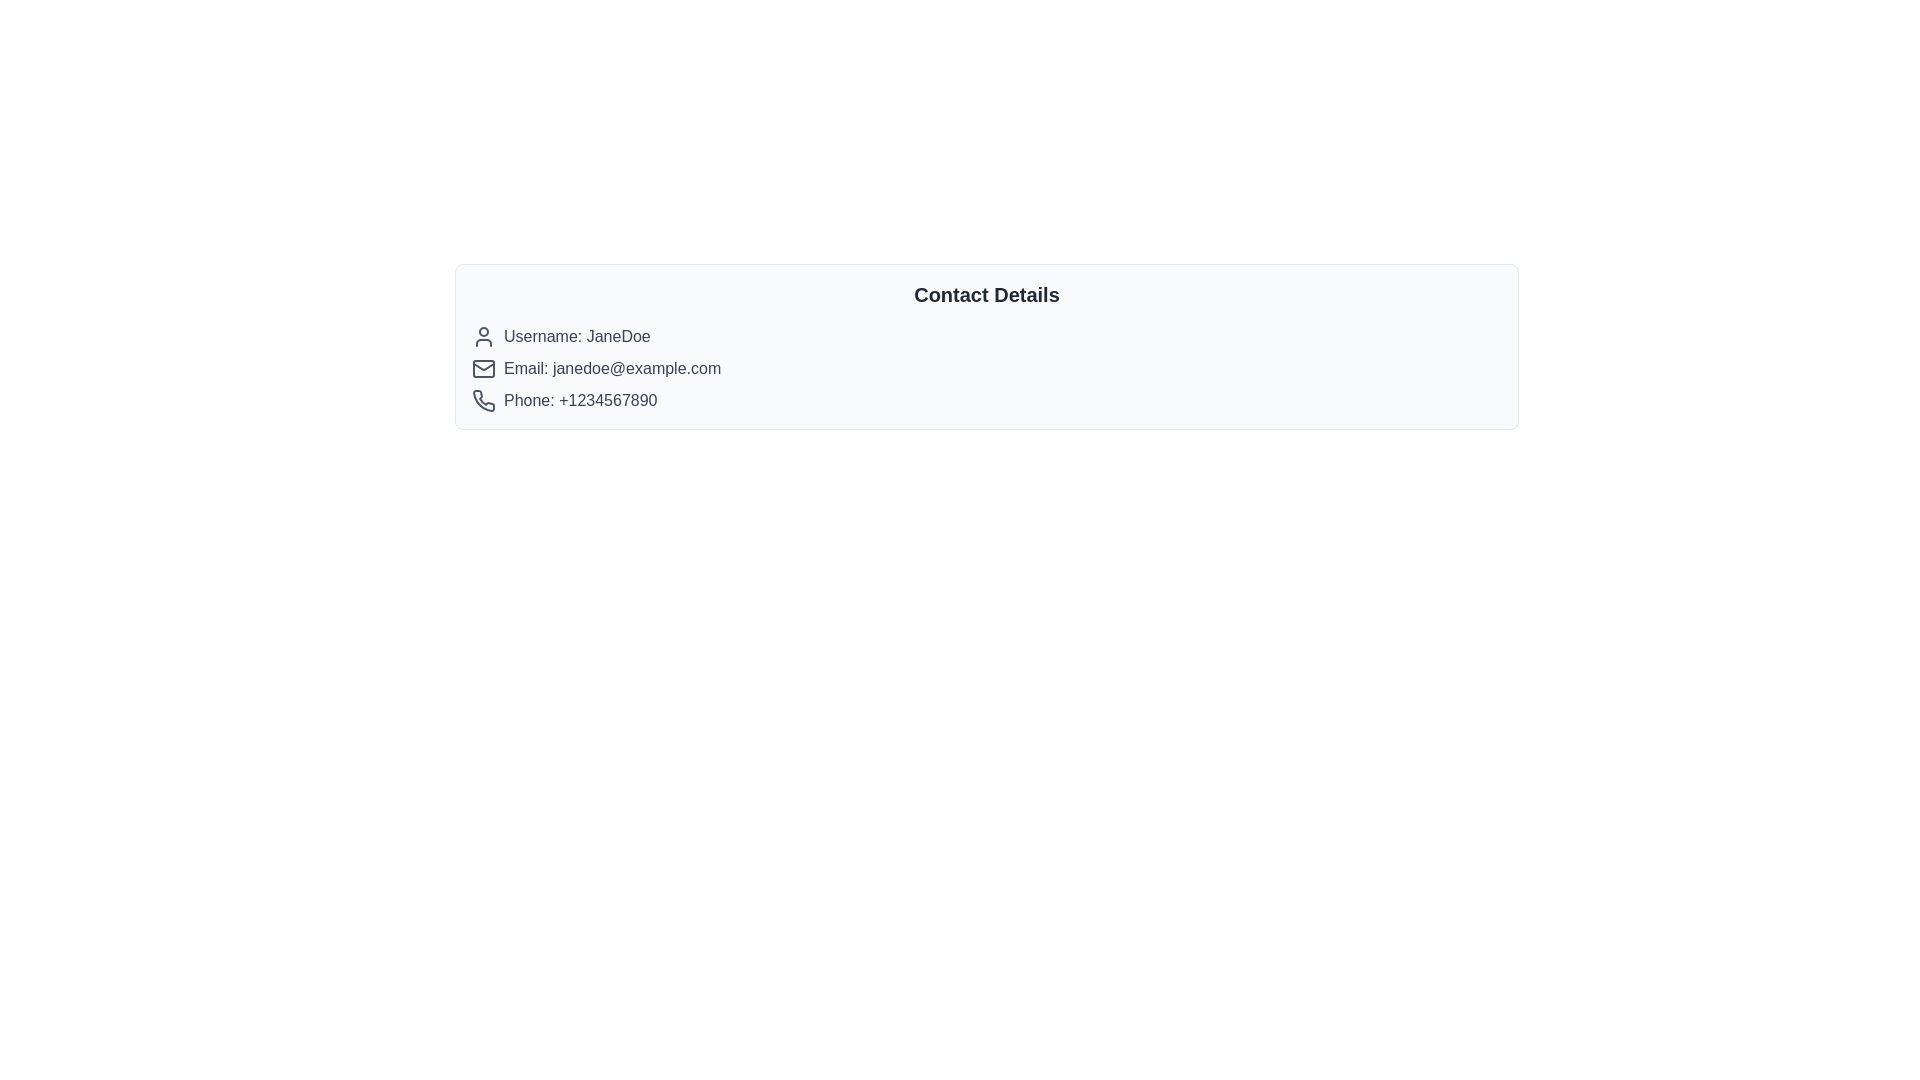 This screenshot has height=1080, width=1920. Describe the element at coordinates (484, 401) in the screenshot. I see `the 'Phone' icon that indicates contact information, located to the left of the text 'Phone: +1234567890'` at that location.